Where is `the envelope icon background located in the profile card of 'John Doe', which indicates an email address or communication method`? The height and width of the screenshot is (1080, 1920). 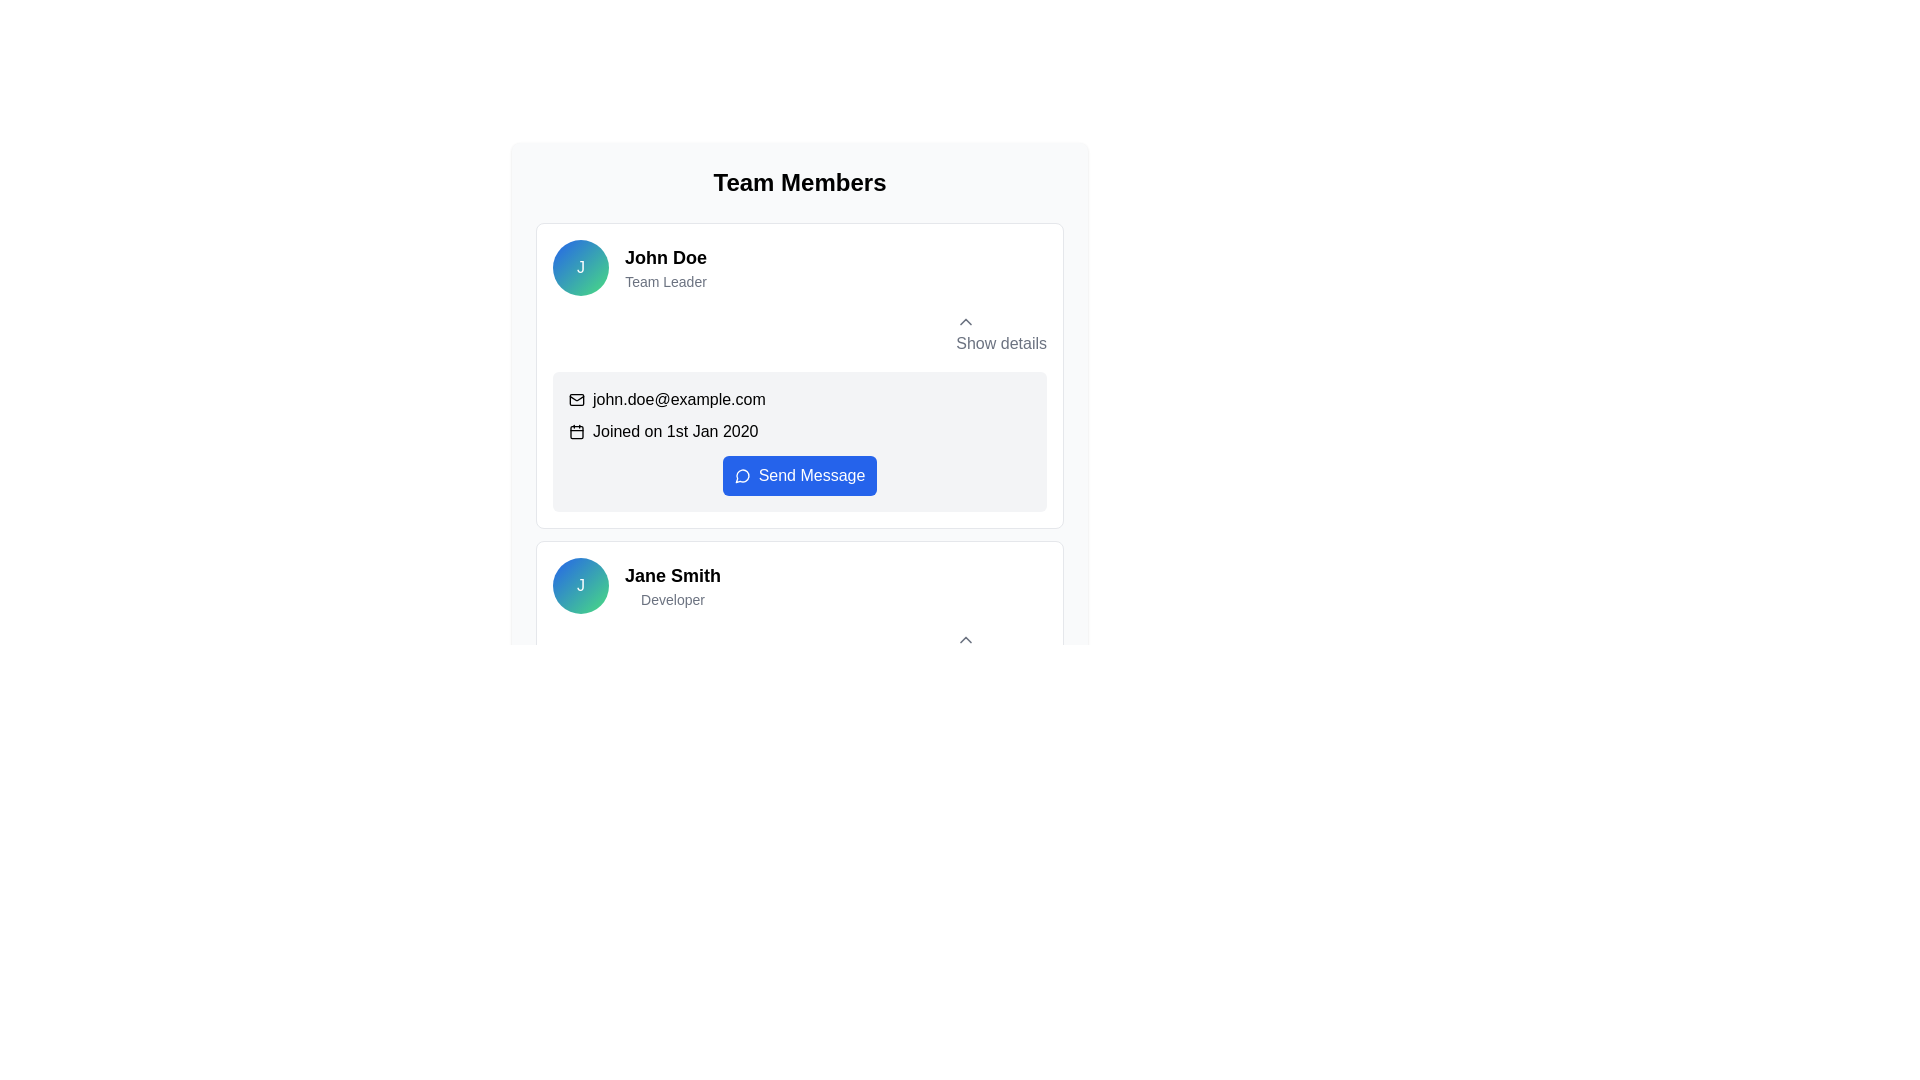
the envelope icon background located in the profile card of 'John Doe', which indicates an email address or communication method is located at coordinates (575, 400).